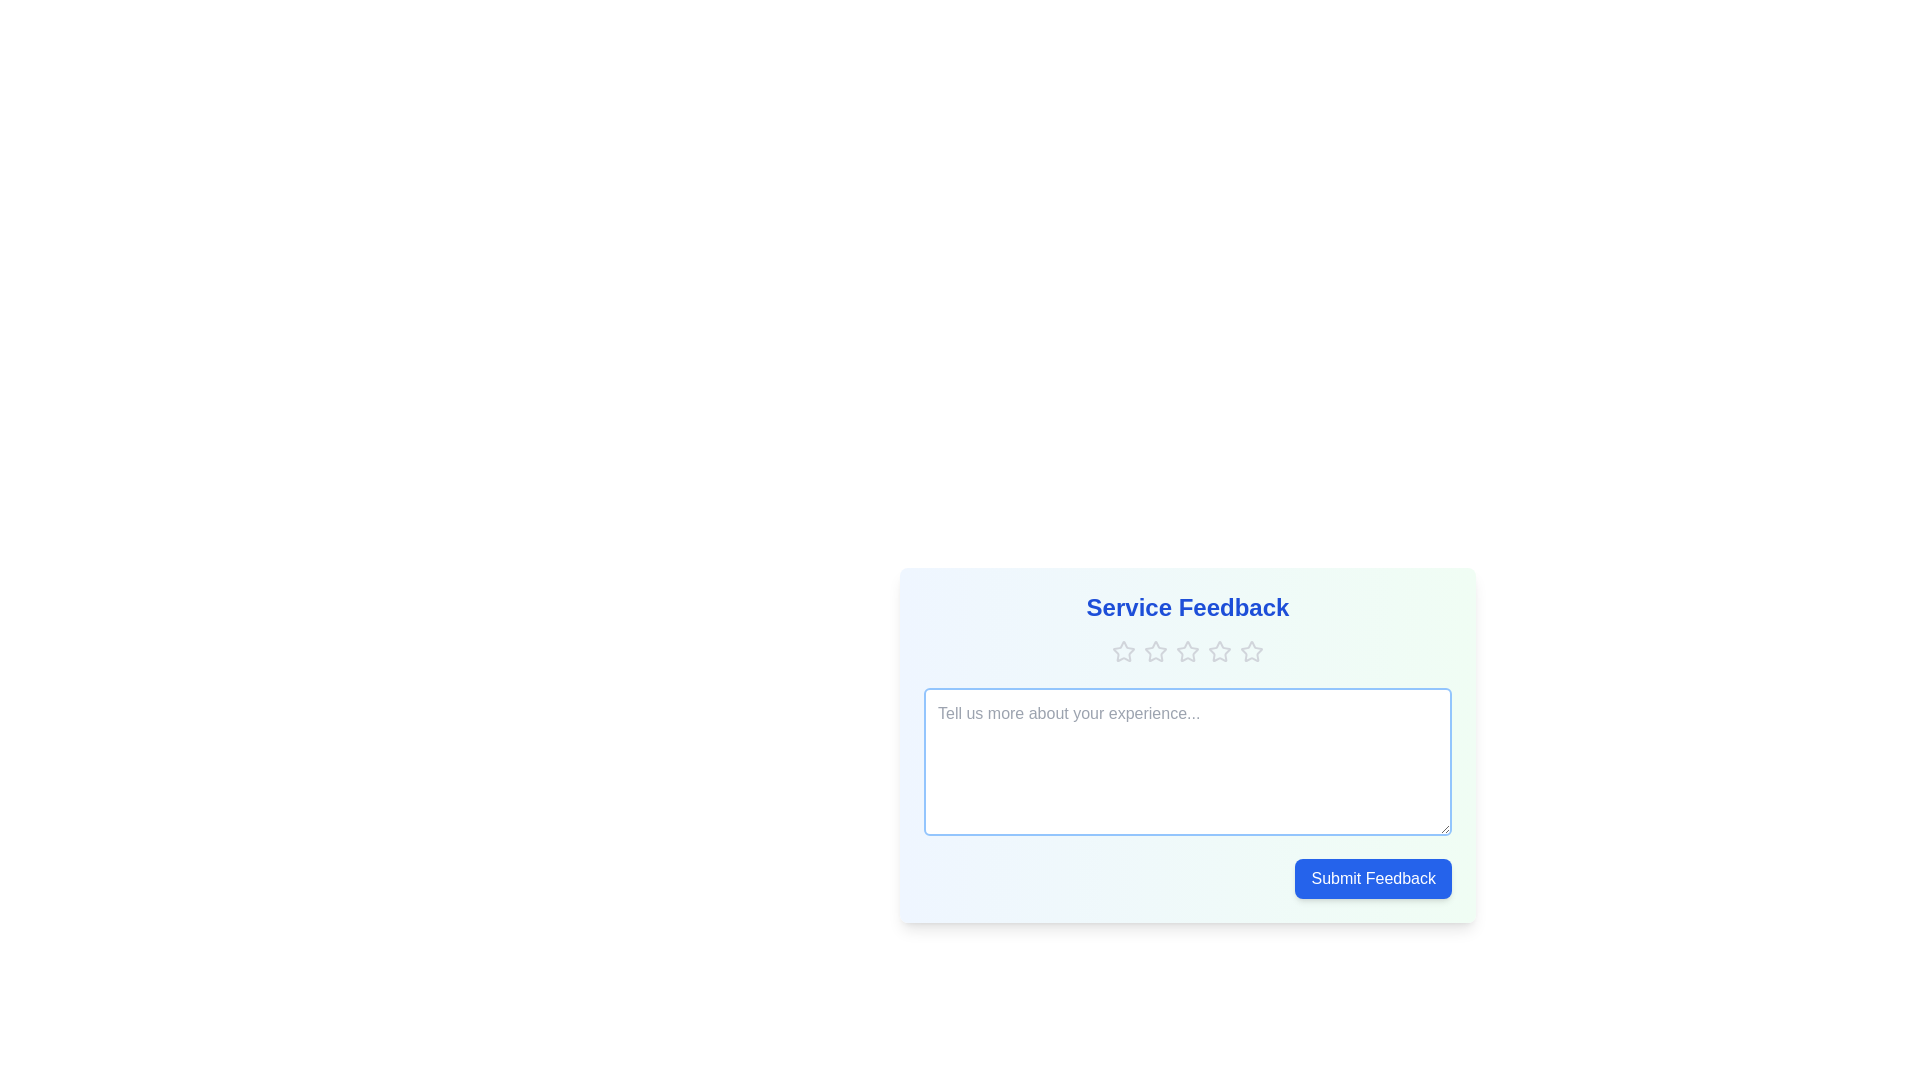  I want to click on the star corresponding to the desired rating 1, so click(1123, 651).